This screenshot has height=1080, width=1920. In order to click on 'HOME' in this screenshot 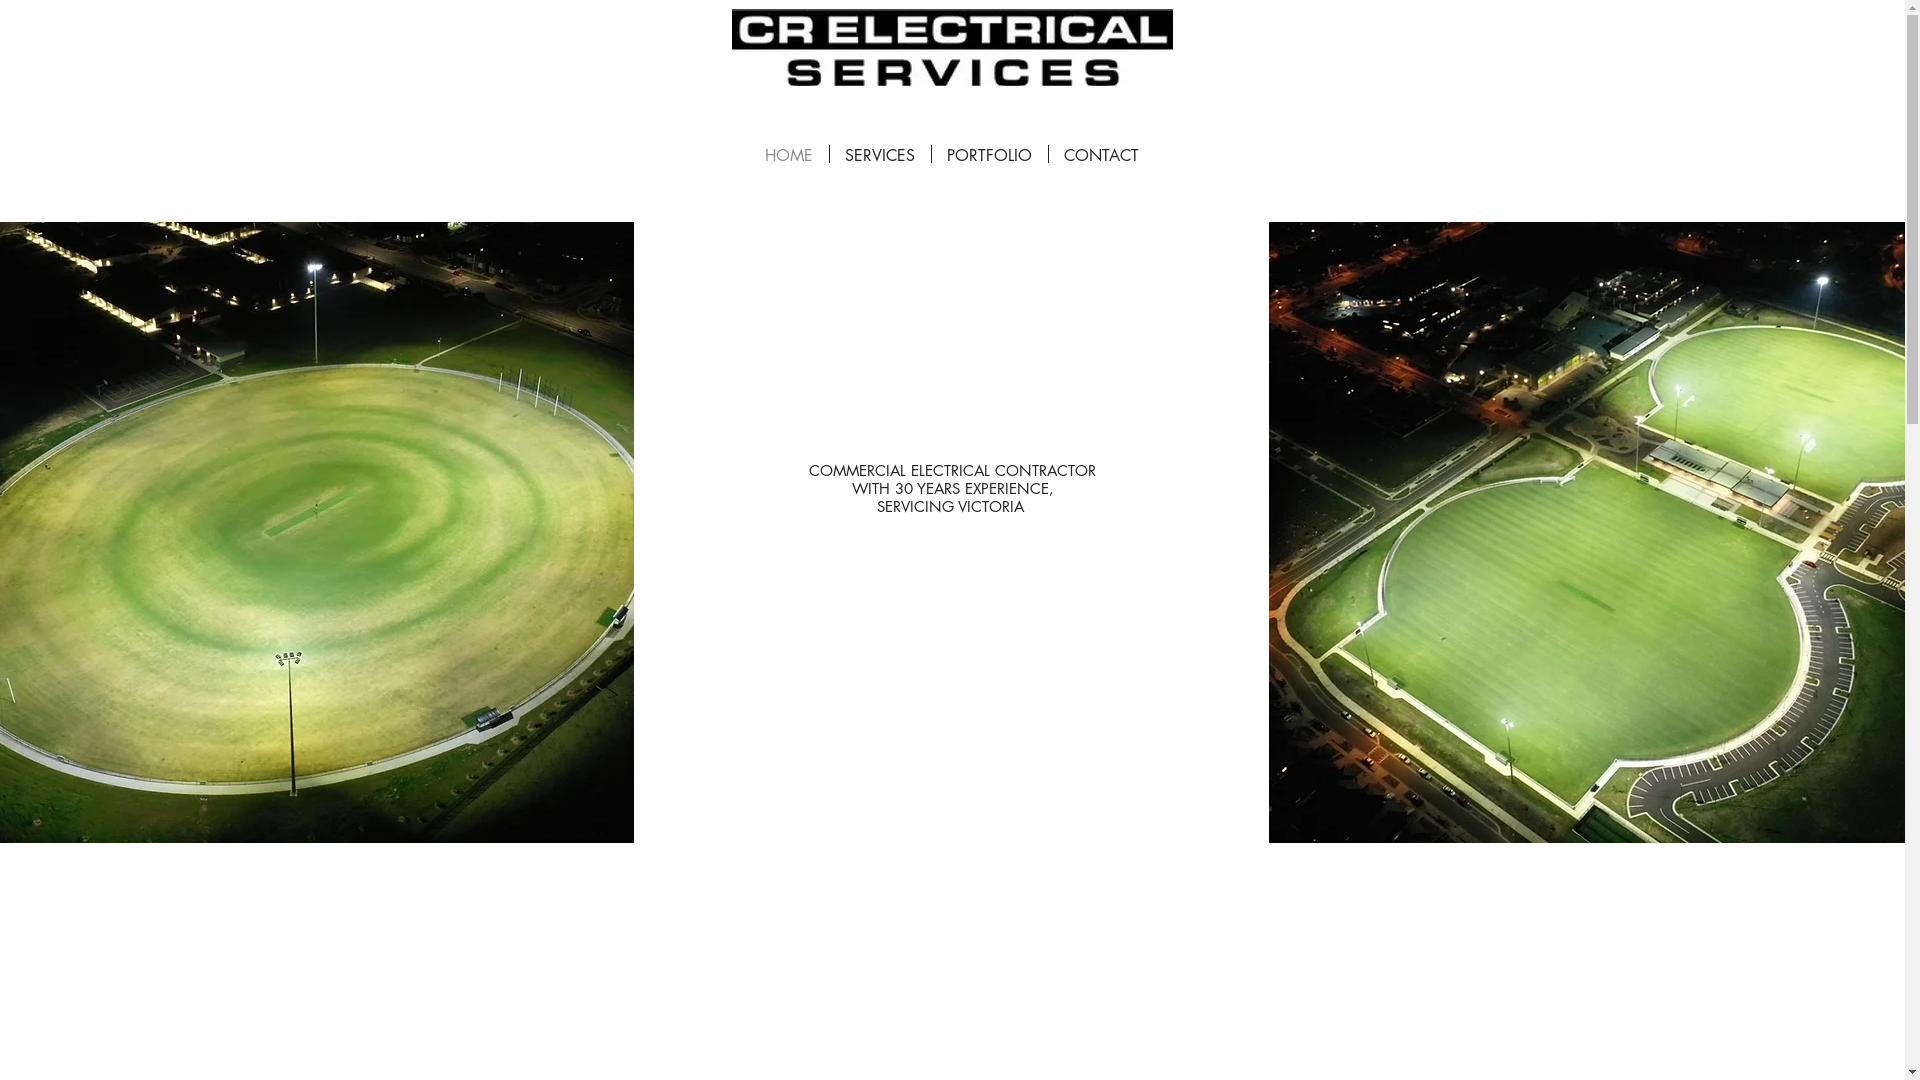, I will do `click(788, 153)`.